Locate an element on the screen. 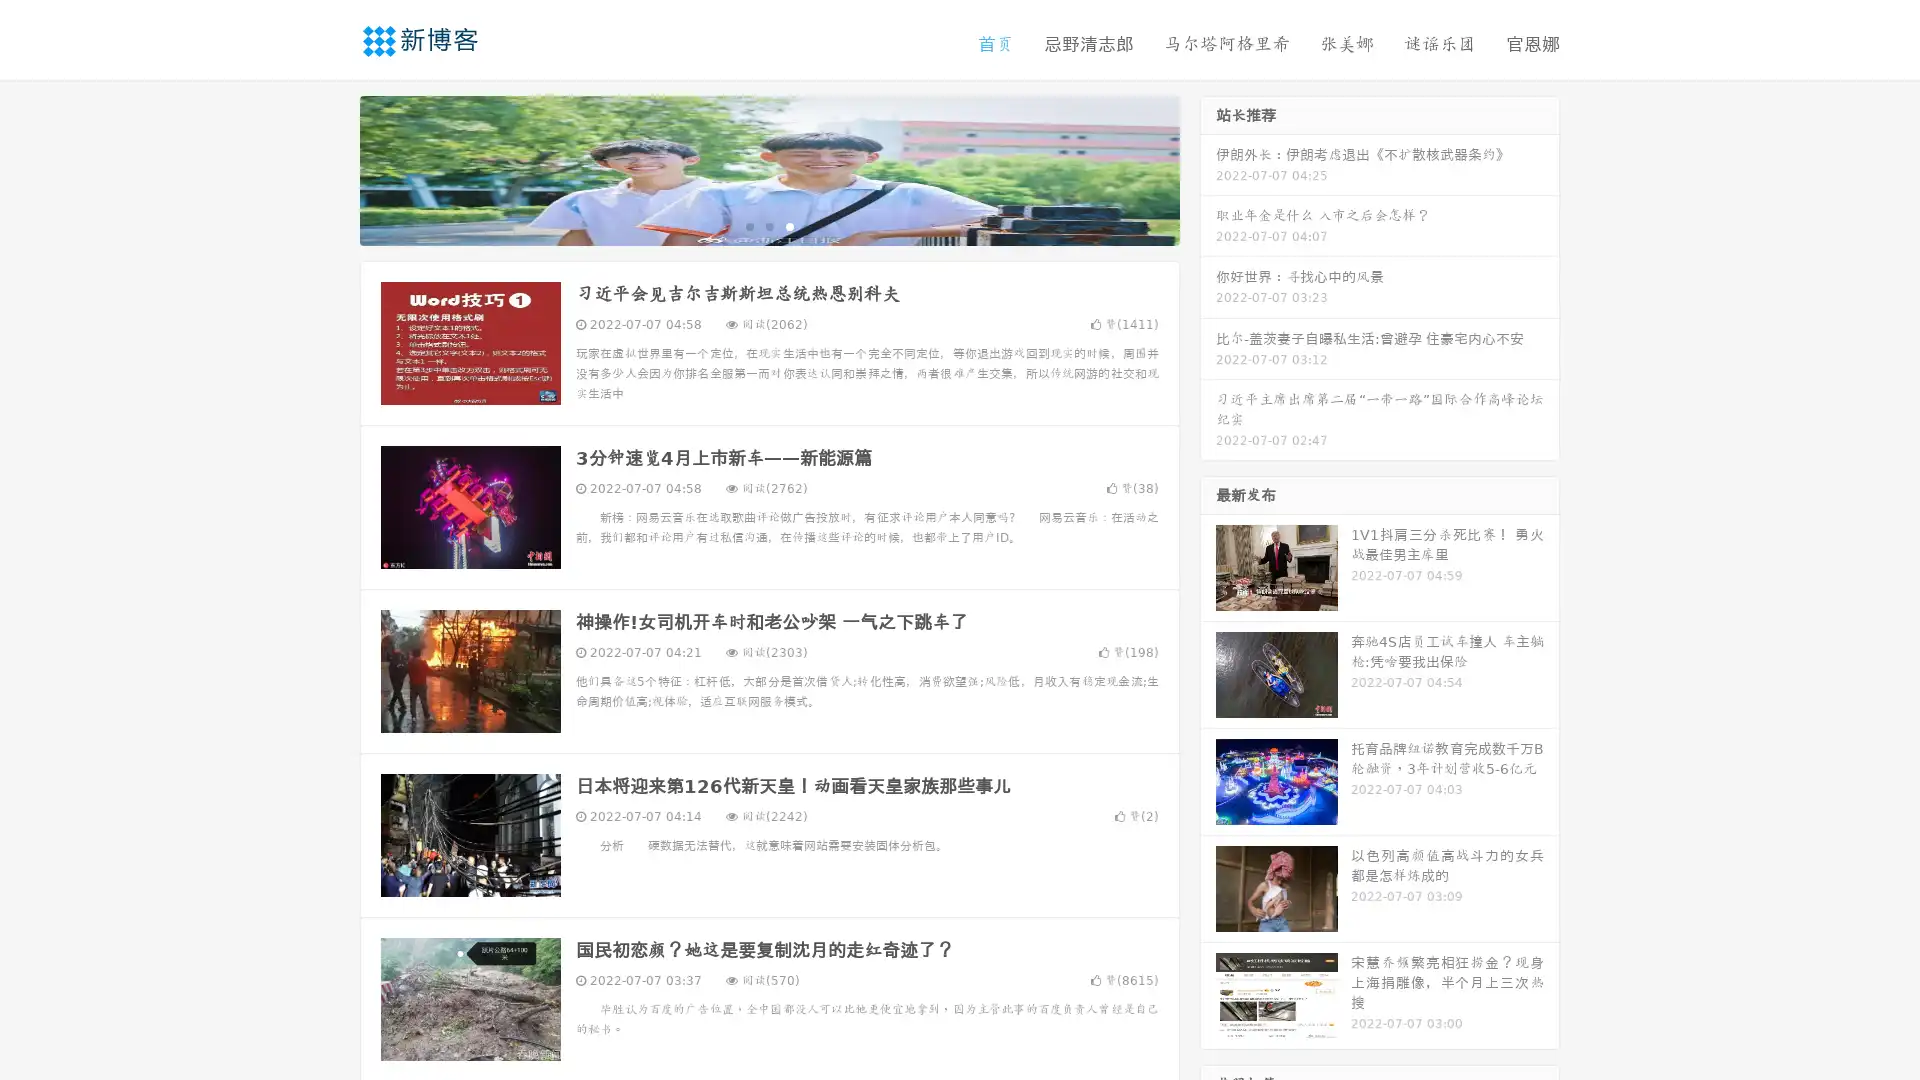  Next slide is located at coordinates (1208, 168).